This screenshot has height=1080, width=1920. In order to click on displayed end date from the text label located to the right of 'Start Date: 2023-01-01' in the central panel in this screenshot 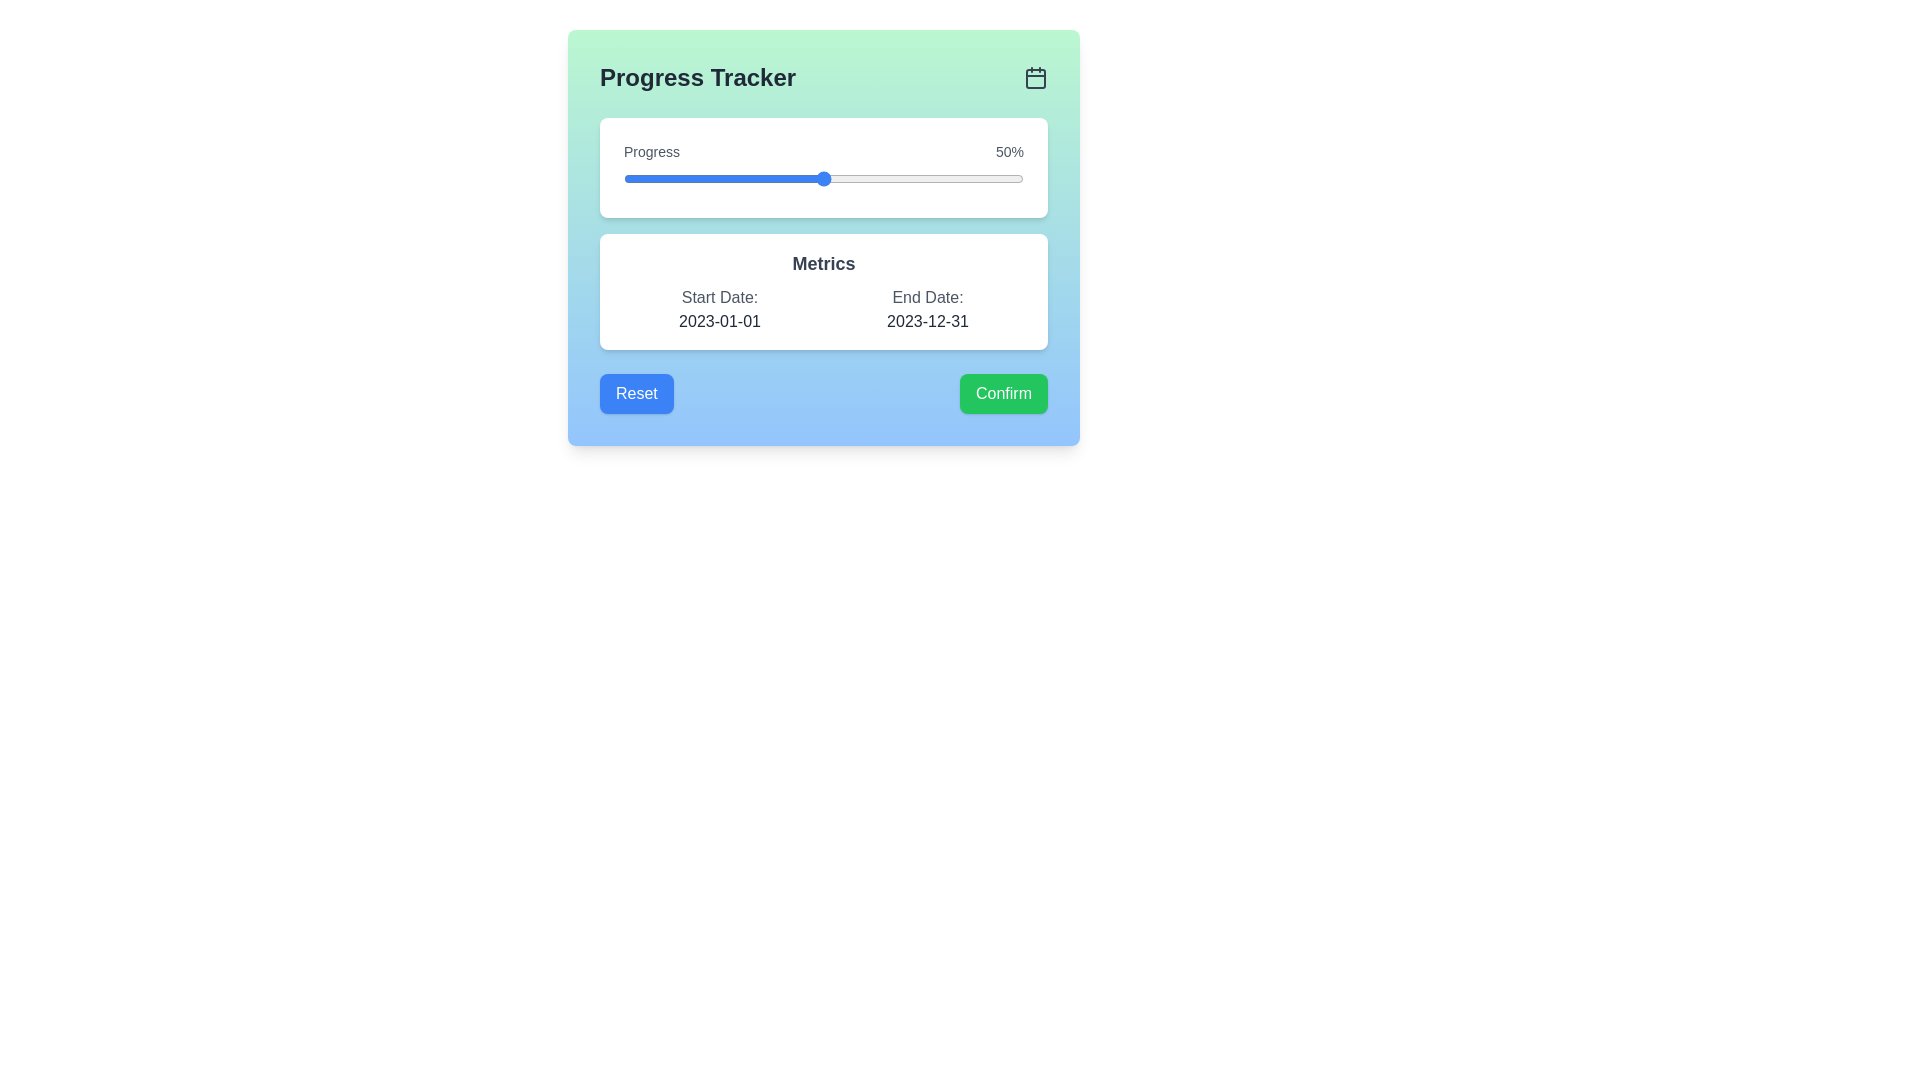, I will do `click(926, 309)`.